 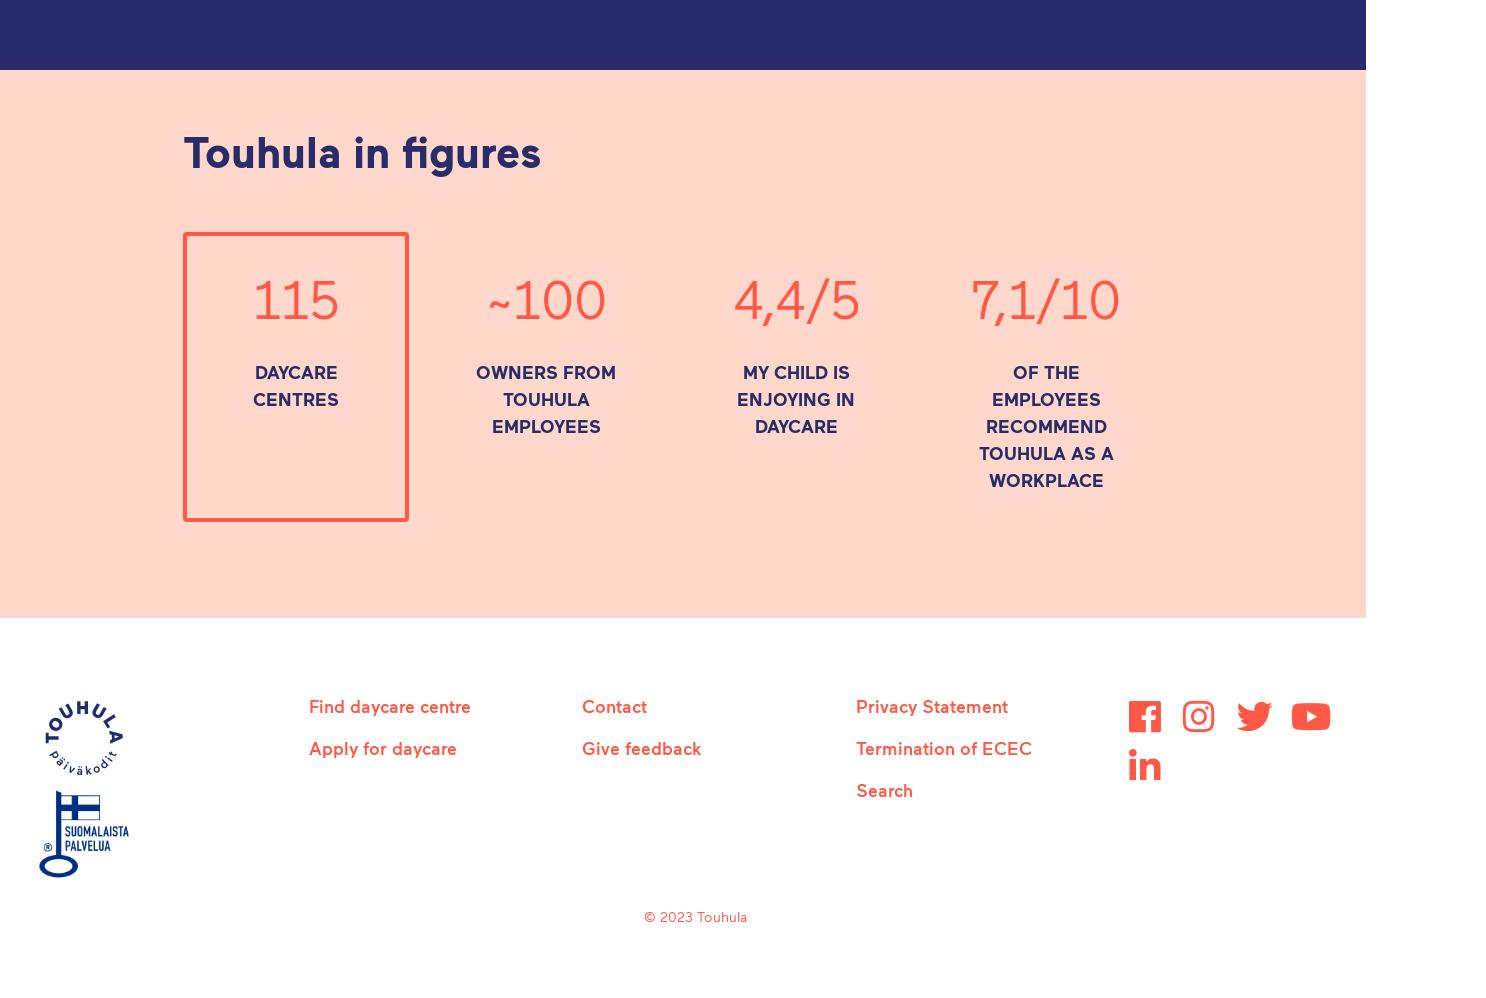 What do you see at coordinates (295, 295) in the screenshot?
I see `'115'` at bounding box center [295, 295].